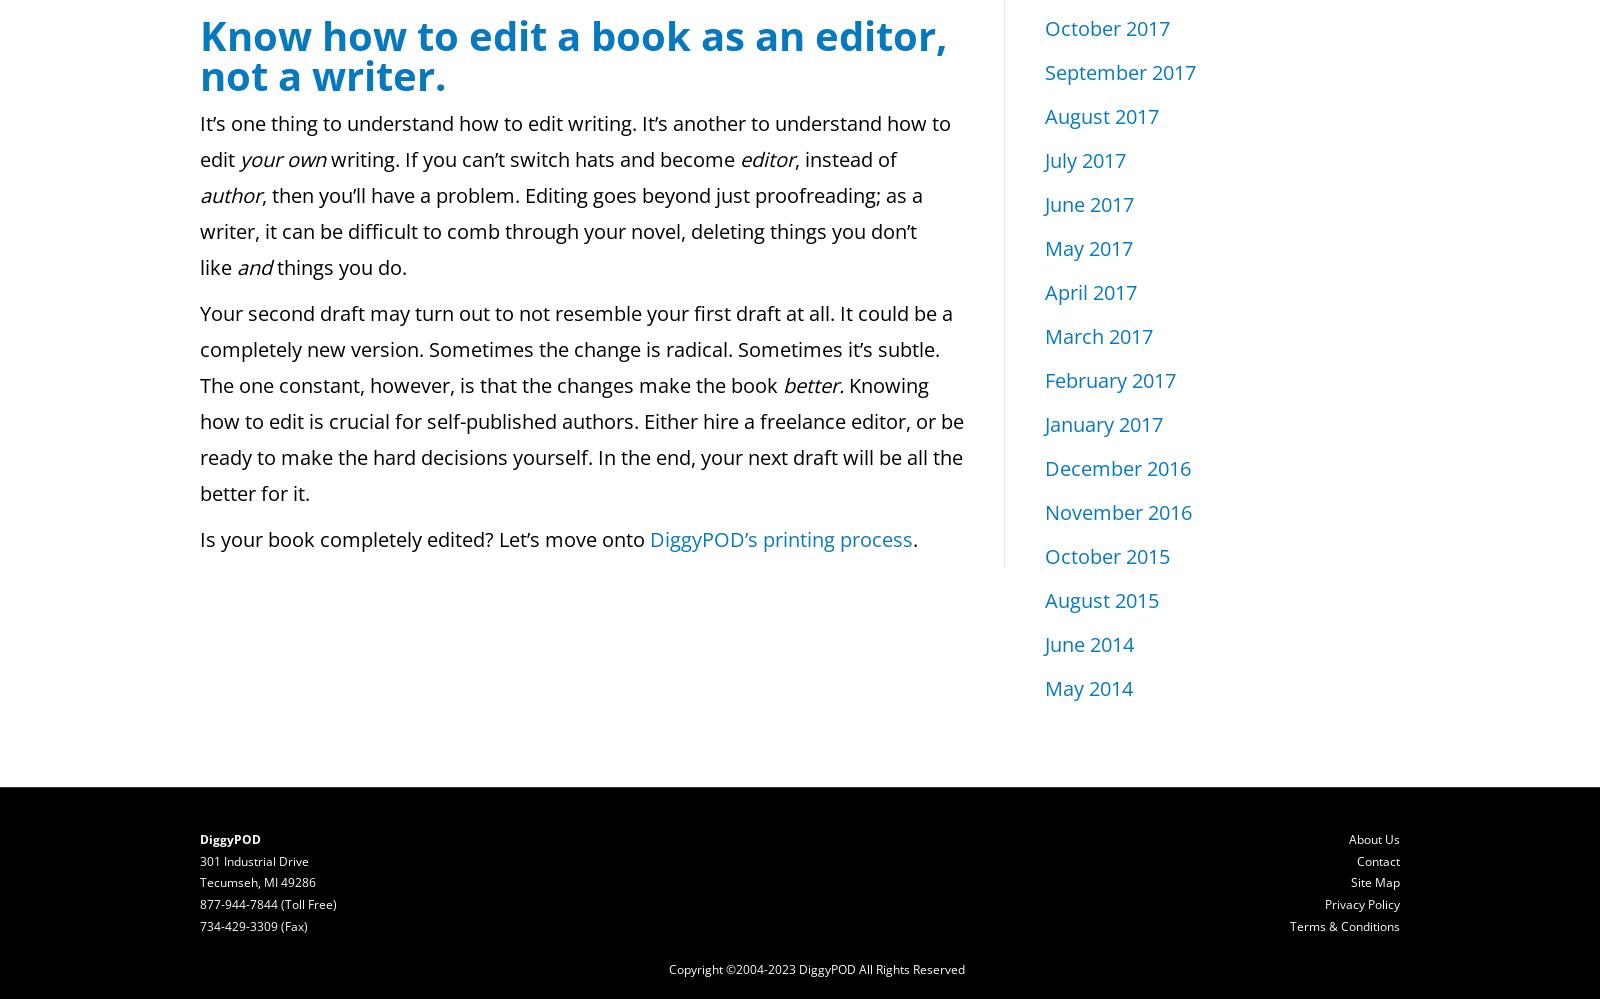 Image resolution: width=1600 pixels, height=999 pixels. I want to click on 'DiggyPOD’s printing process', so click(649, 538).